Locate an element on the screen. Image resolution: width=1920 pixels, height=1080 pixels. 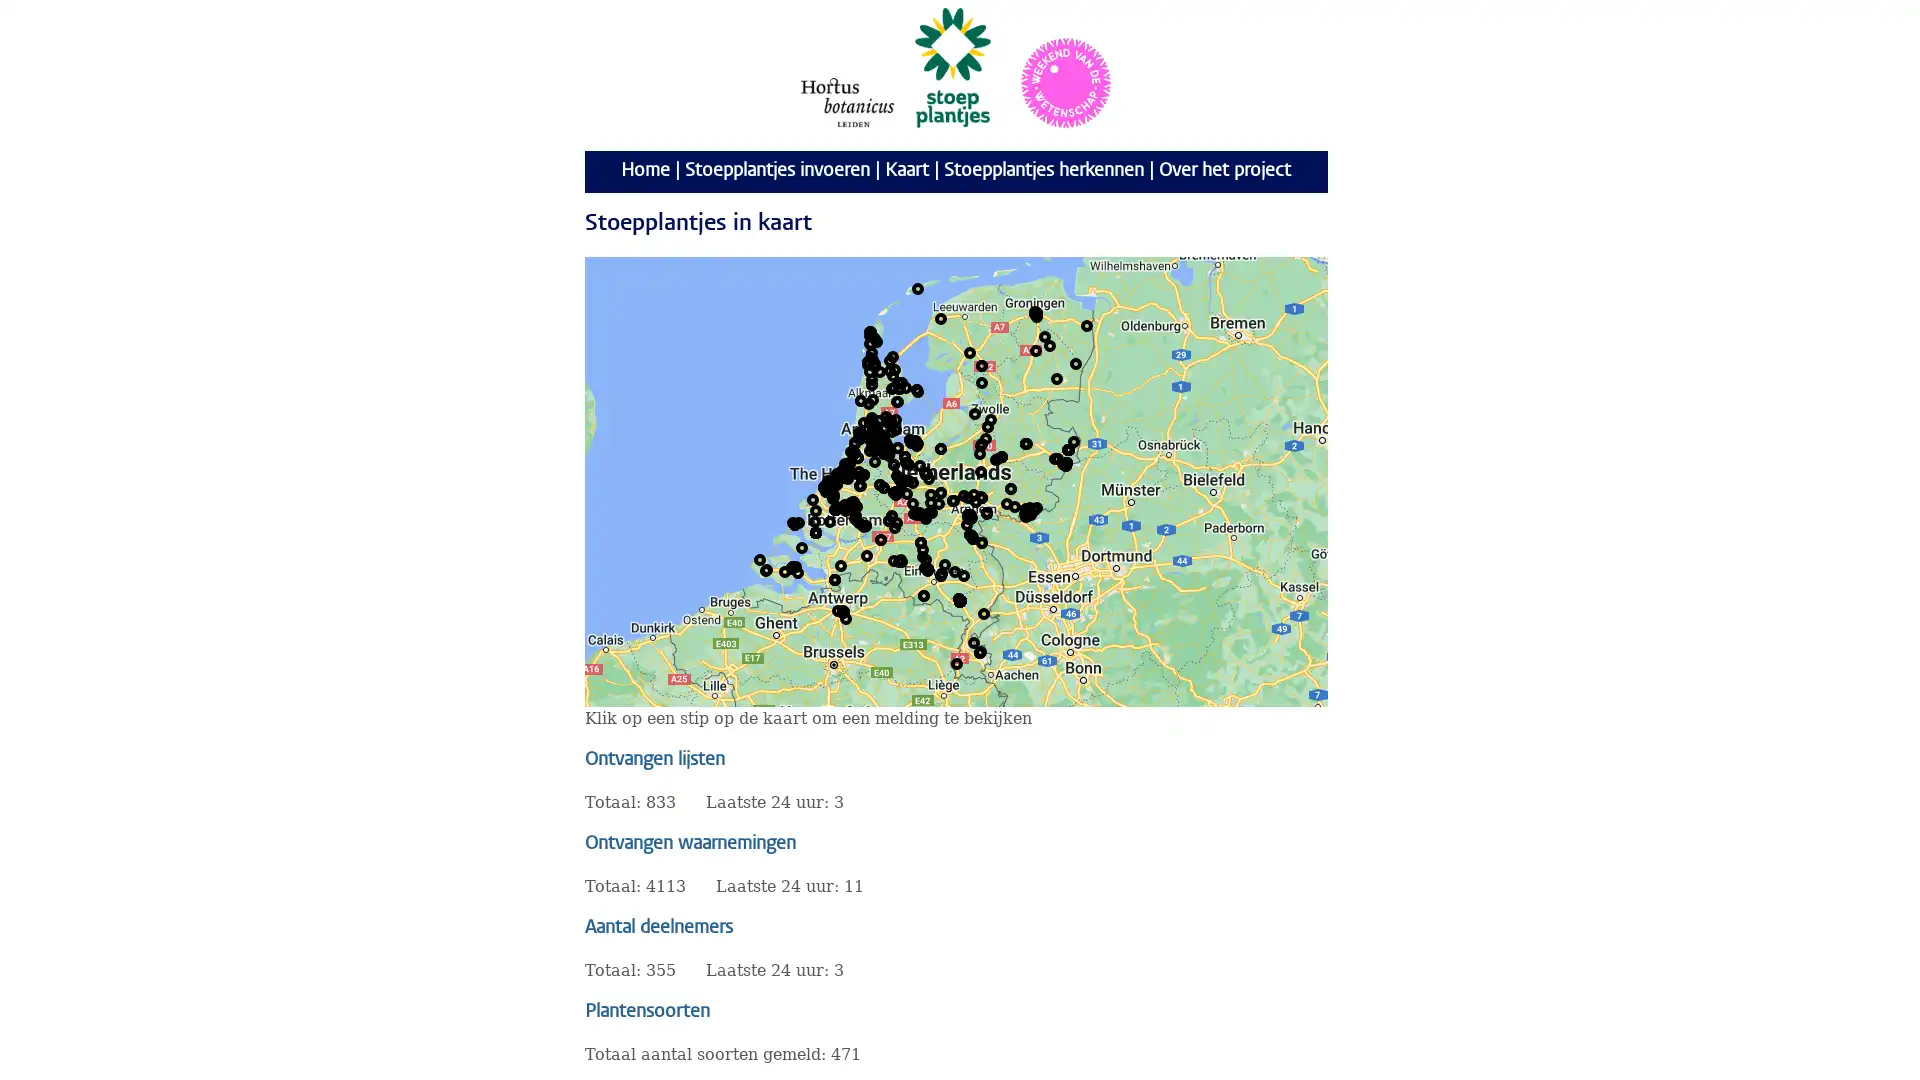
Telling van op 19 oktober 2021 is located at coordinates (874, 438).